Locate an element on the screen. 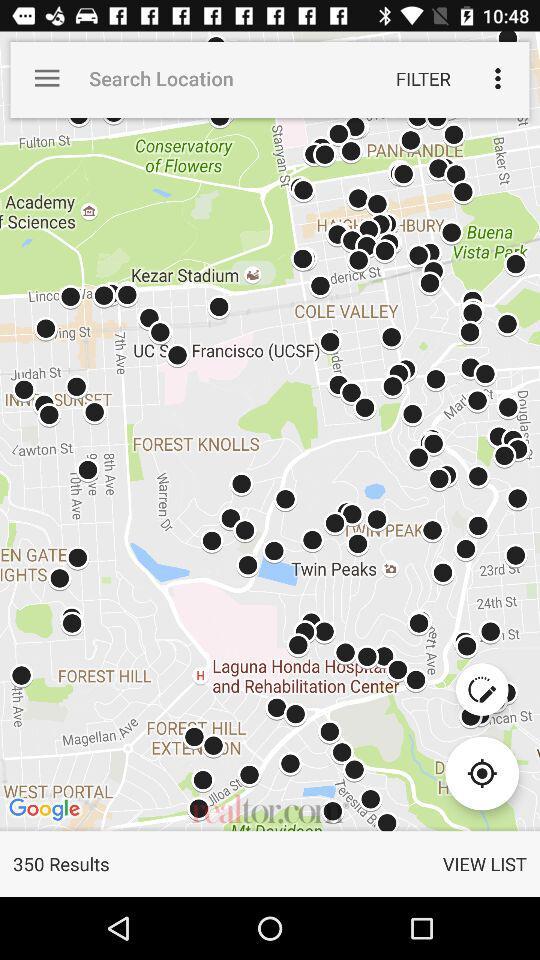 This screenshot has height=960, width=540. the filter app is located at coordinates (422, 78).